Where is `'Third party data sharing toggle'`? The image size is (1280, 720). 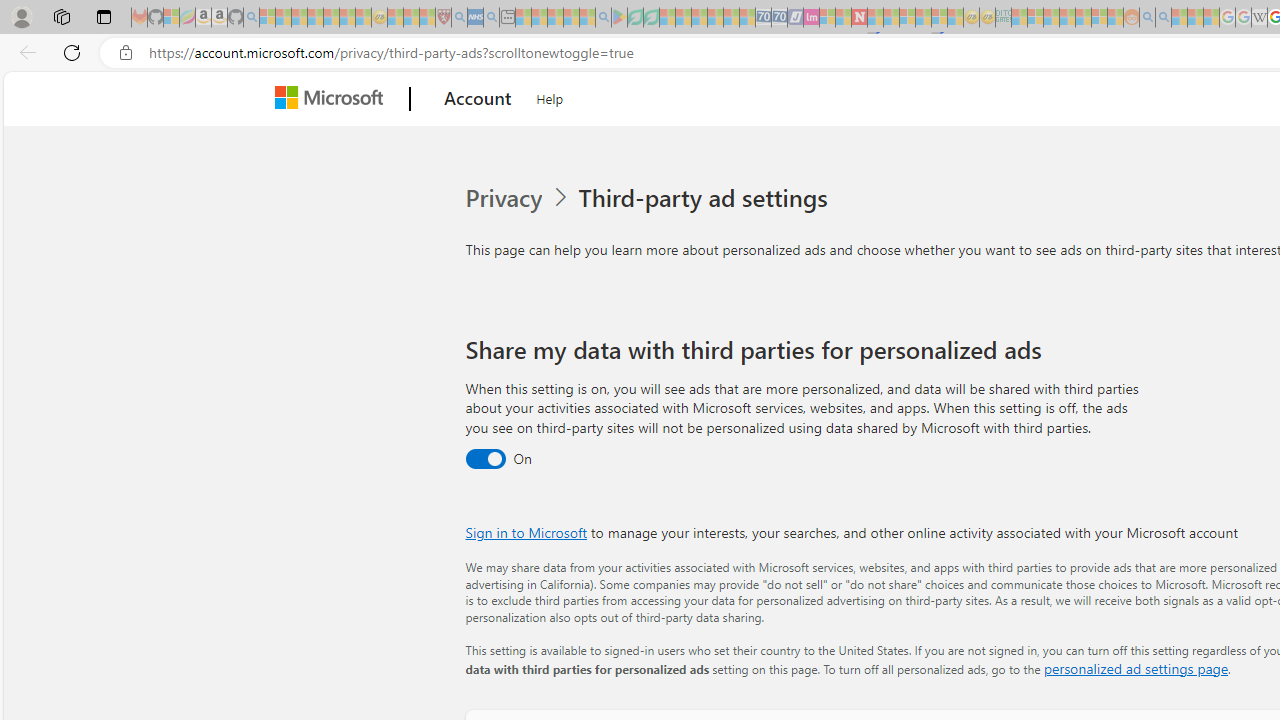
'Third party data sharing toggle' is located at coordinates (485, 459).